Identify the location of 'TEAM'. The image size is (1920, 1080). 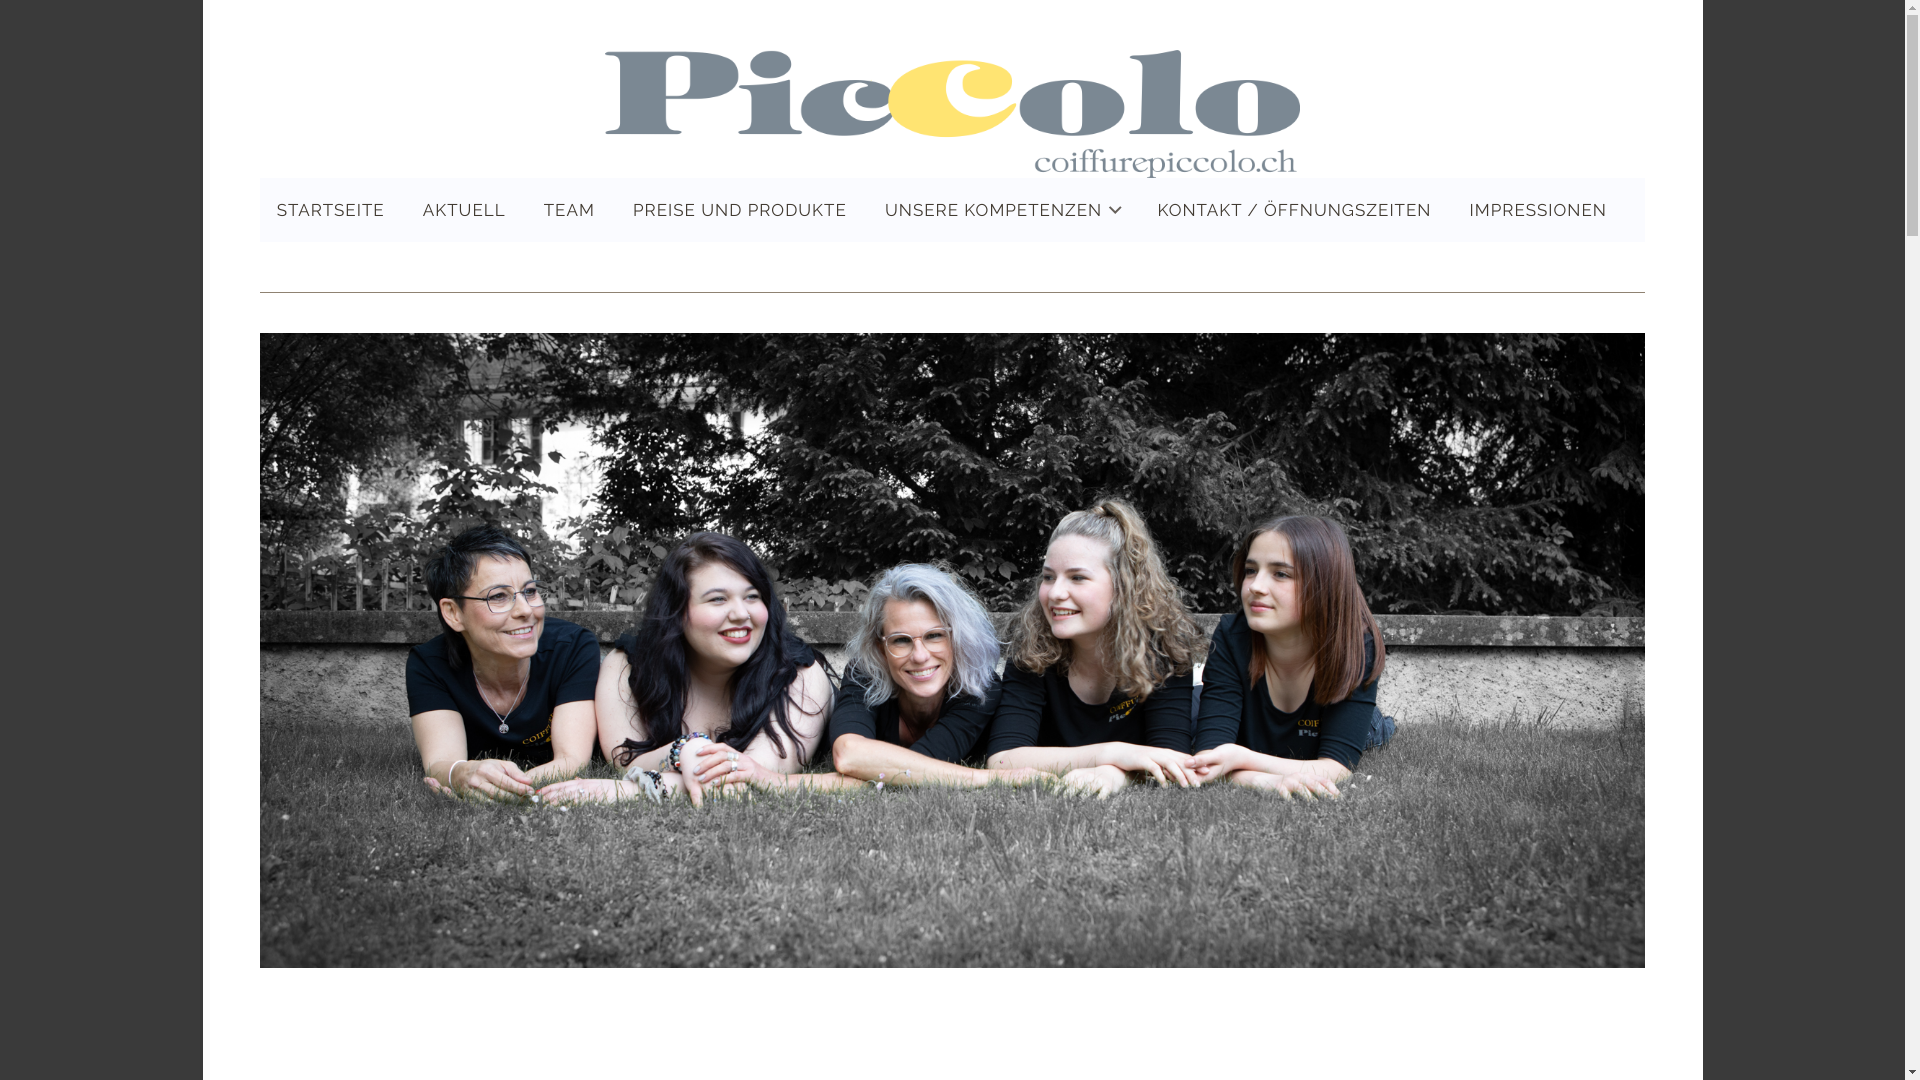
(527, 209).